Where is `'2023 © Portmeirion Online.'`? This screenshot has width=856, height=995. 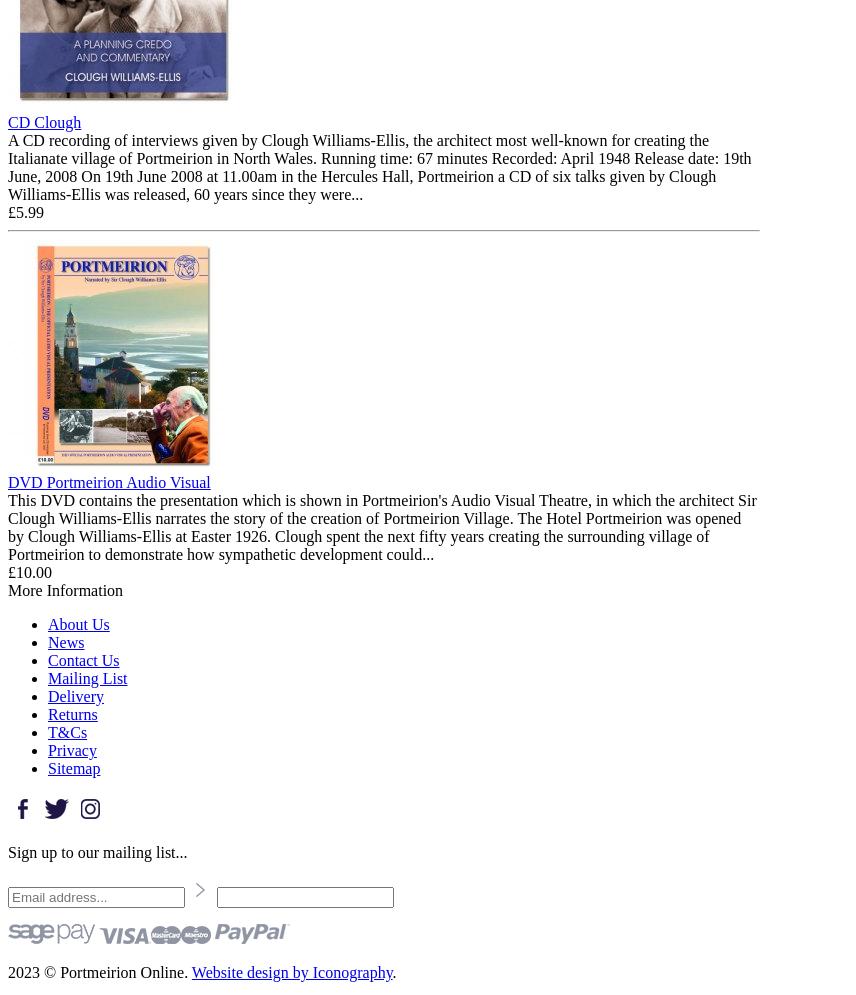 '2023 © Portmeirion Online.' is located at coordinates (7, 970).